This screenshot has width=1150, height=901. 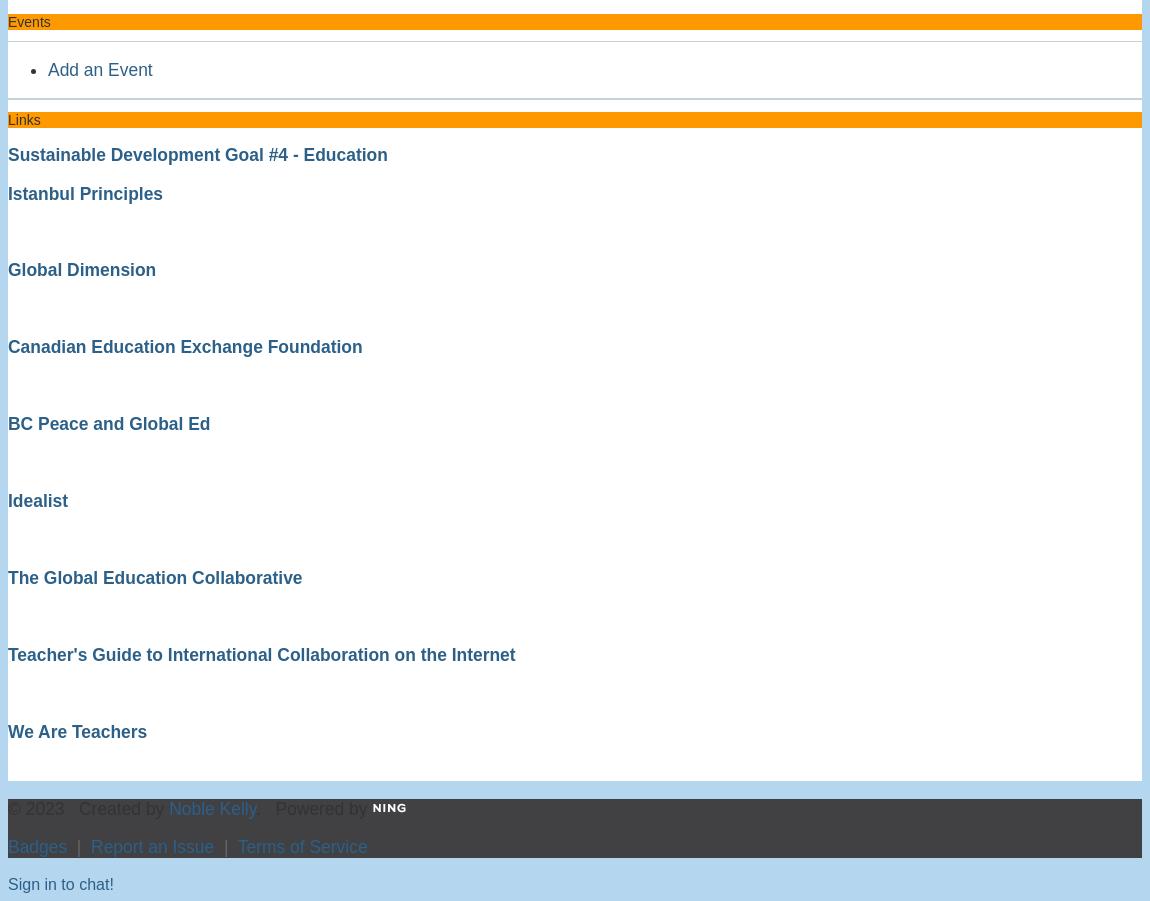 I want to click on 'Idealist', so click(x=36, y=500).